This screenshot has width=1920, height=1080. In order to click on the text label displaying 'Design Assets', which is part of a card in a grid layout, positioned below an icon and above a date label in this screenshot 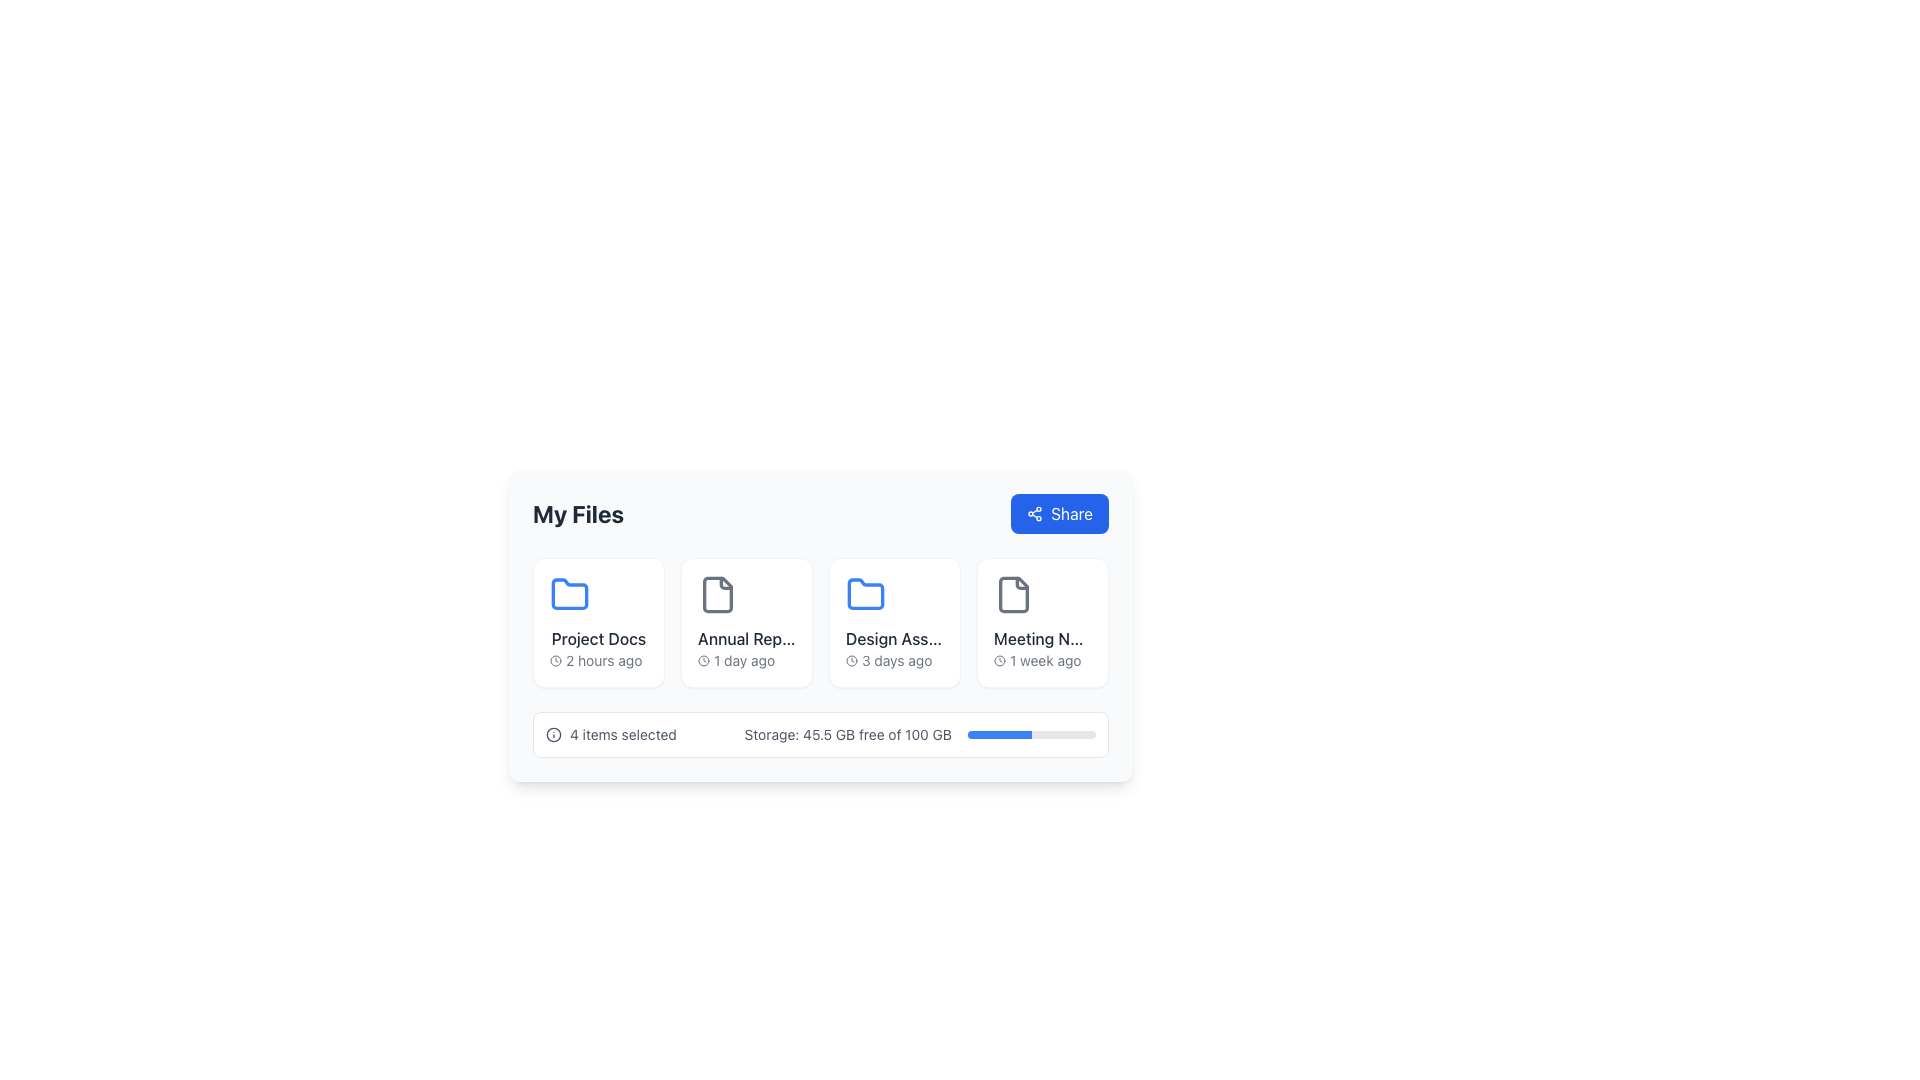, I will do `click(893, 639)`.